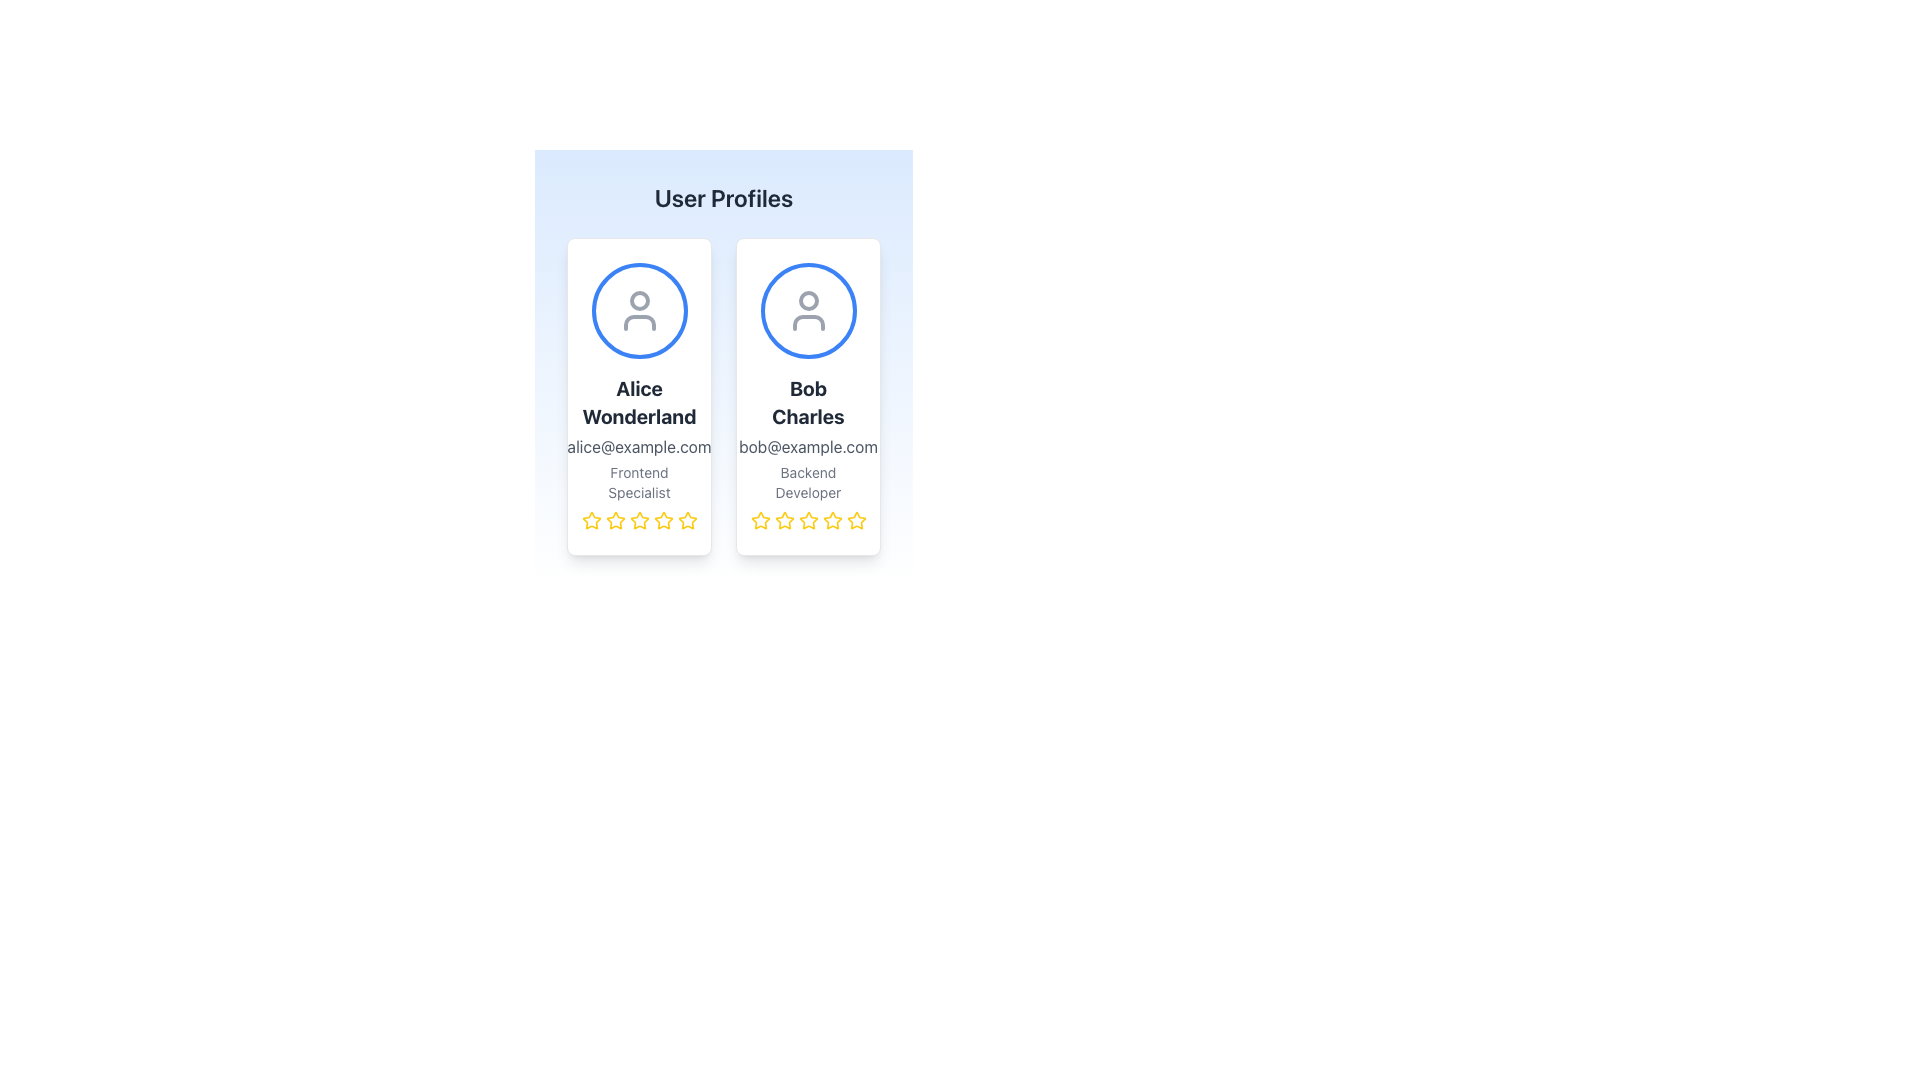 This screenshot has height=1080, width=1920. I want to click on the central circular profile icon representing 'Bob Charles', so click(808, 311).